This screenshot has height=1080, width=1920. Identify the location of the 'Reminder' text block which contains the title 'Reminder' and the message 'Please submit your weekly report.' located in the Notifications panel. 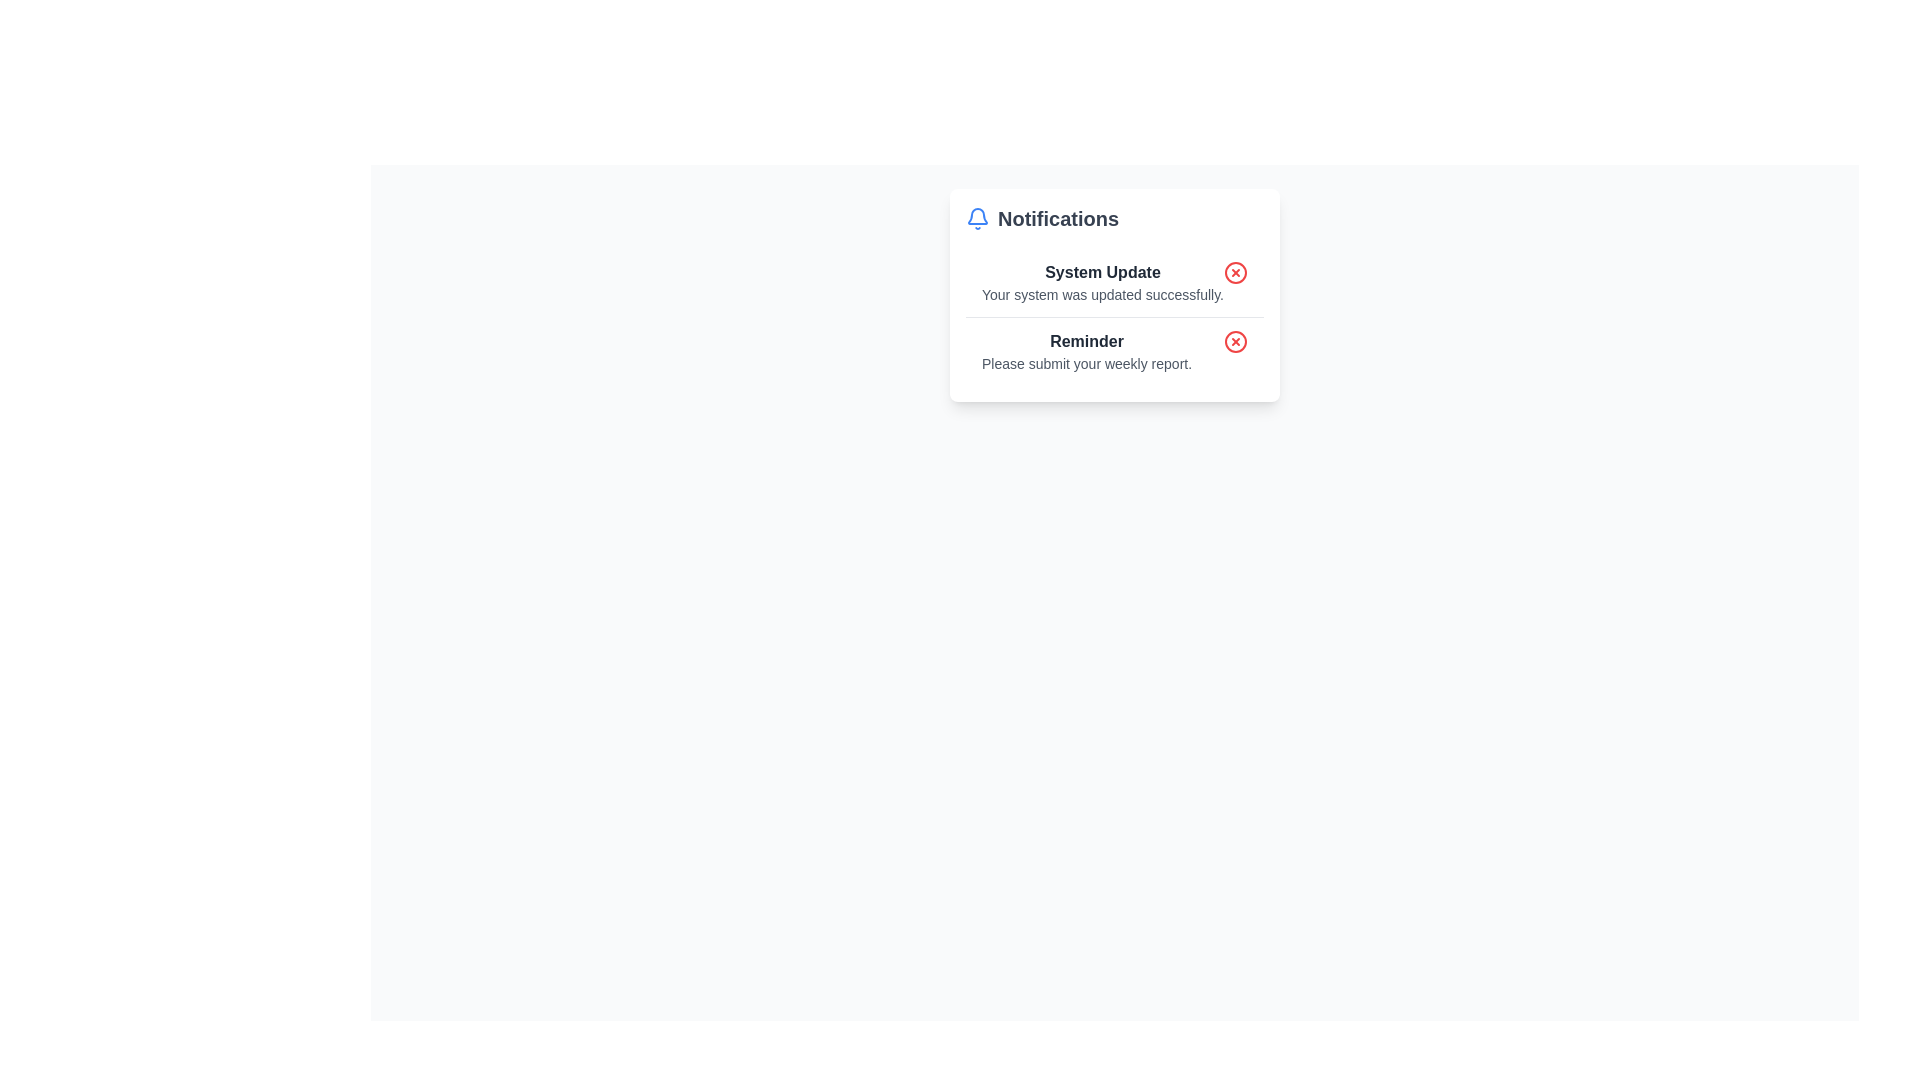
(1086, 350).